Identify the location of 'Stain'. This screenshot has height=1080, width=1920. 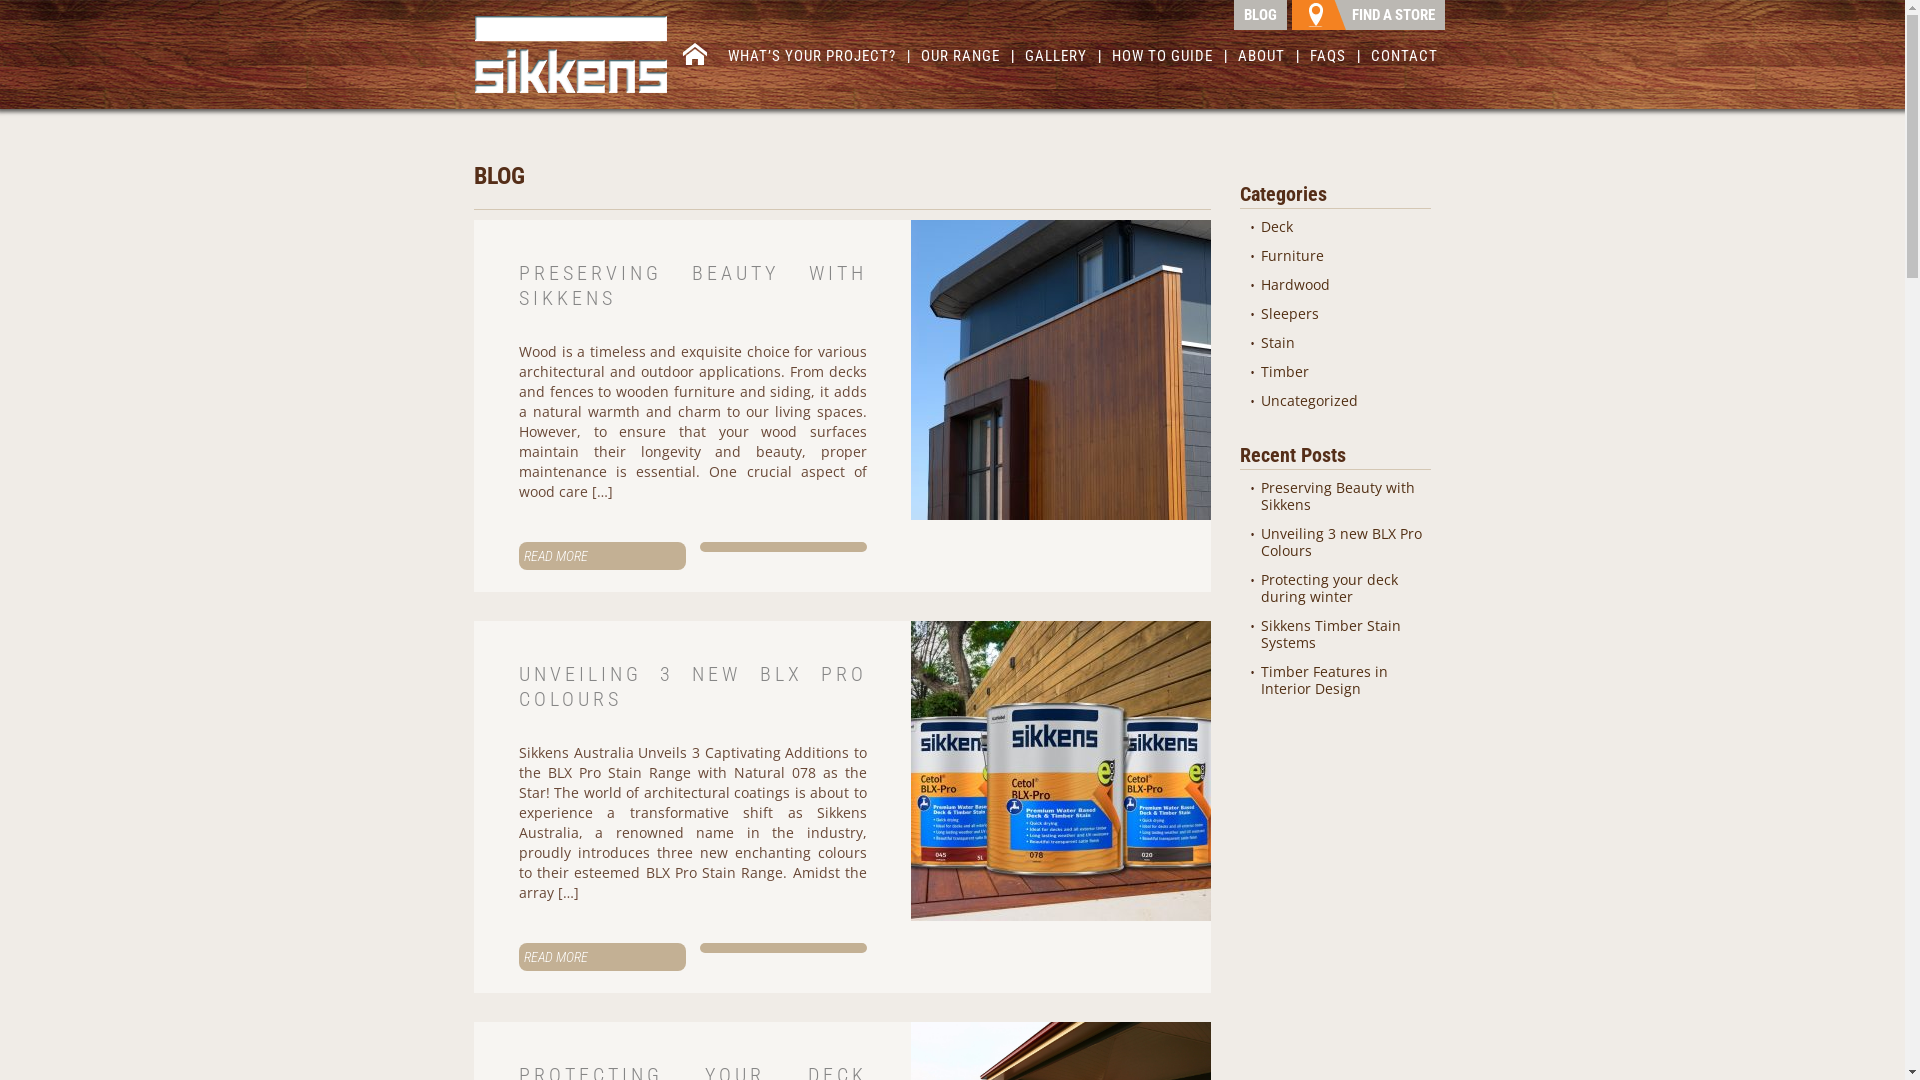
(1276, 341).